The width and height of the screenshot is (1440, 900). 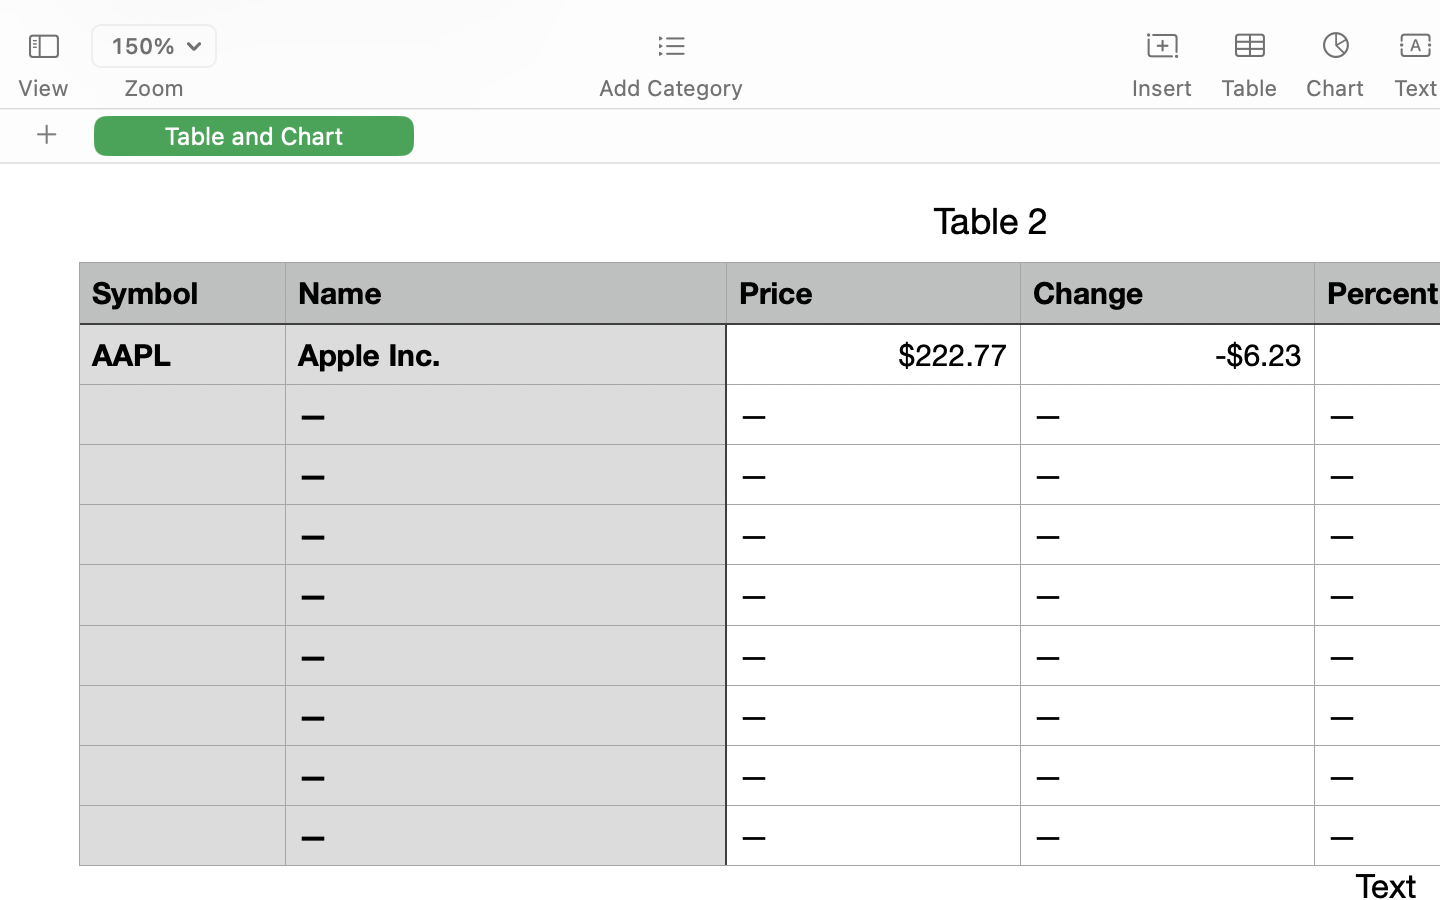 I want to click on 'Table and Chart', so click(x=253, y=135).